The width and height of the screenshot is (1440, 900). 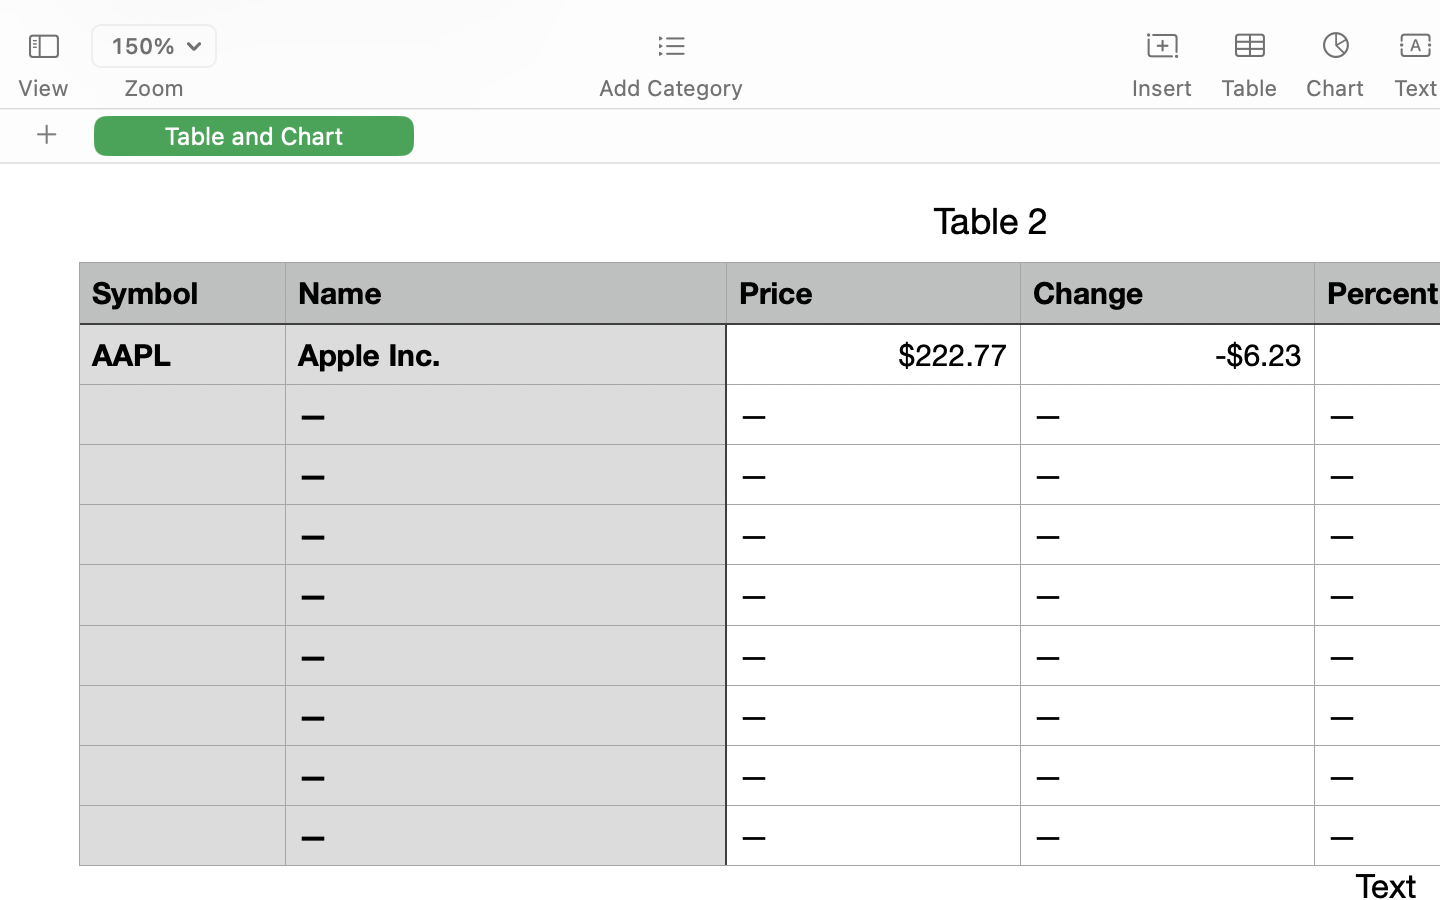 I want to click on 'Table and Chart', so click(x=253, y=135).